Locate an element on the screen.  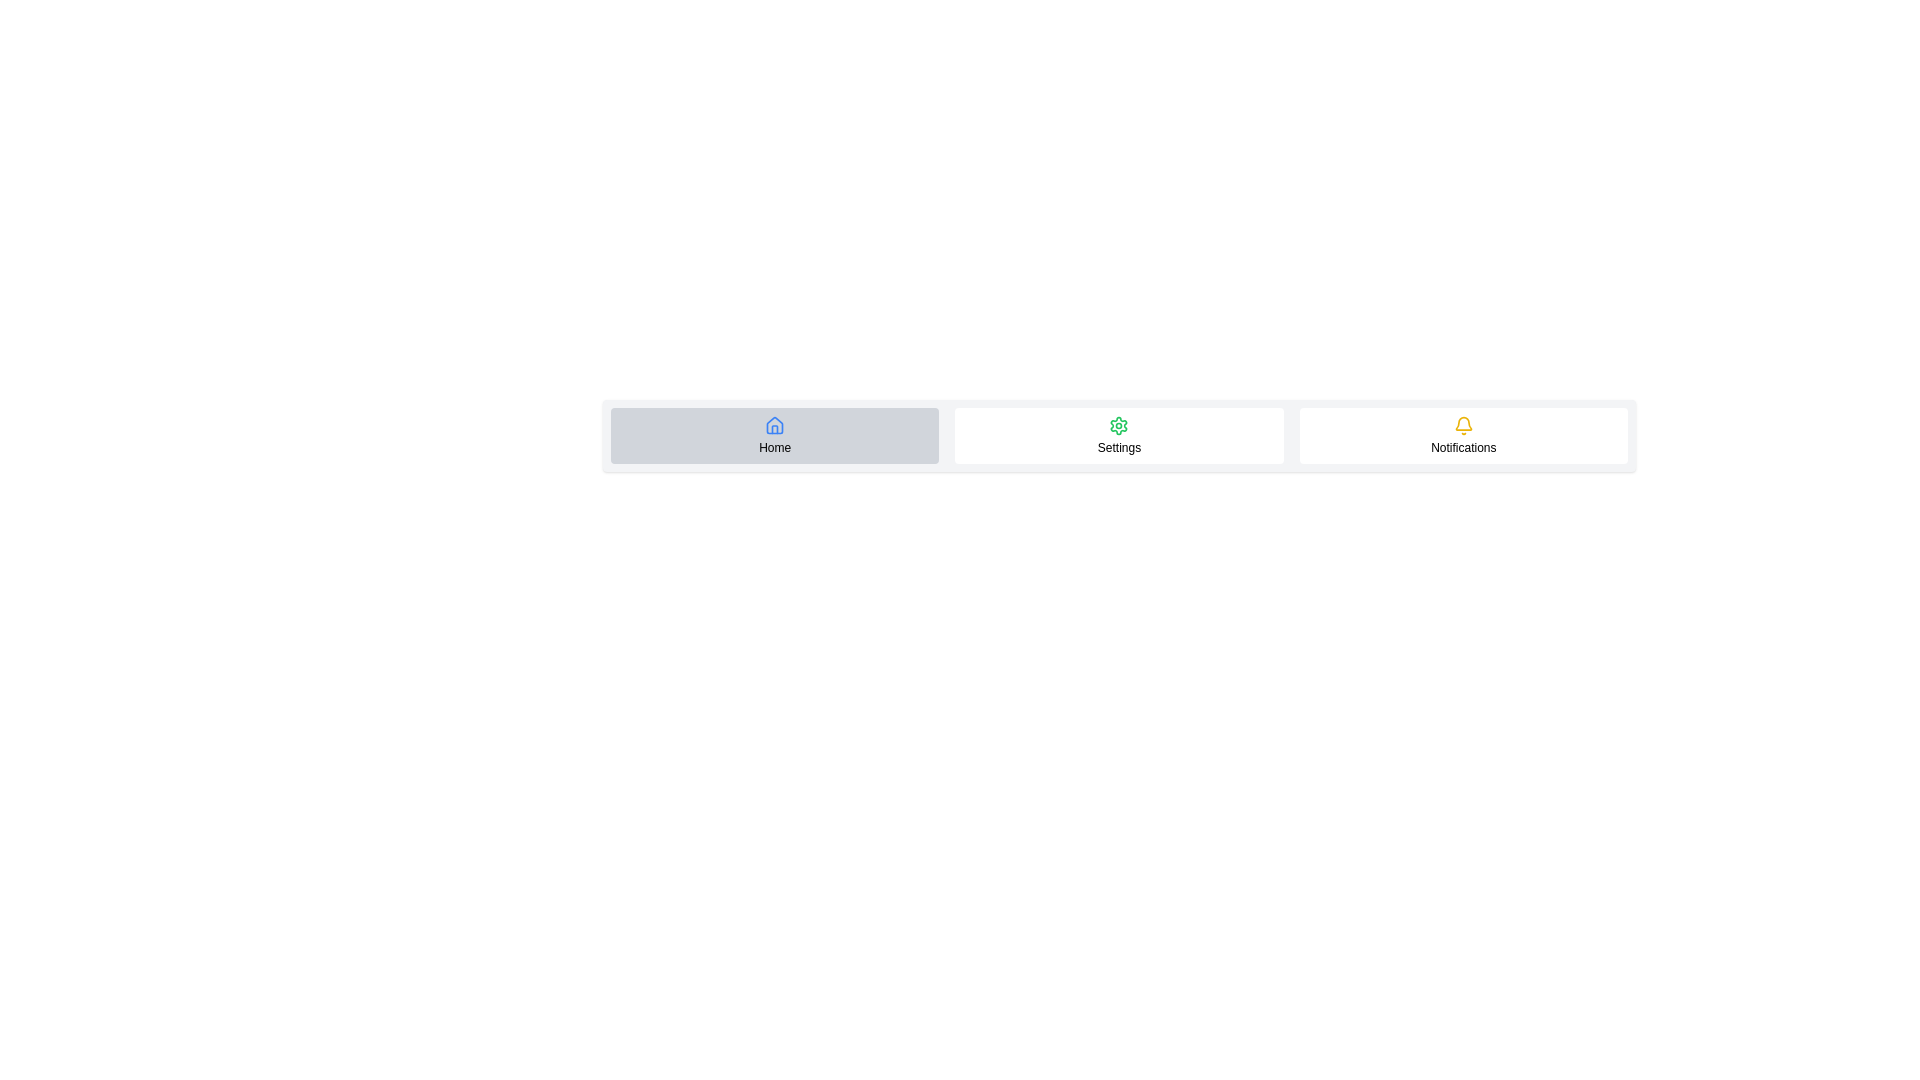
the rectangular button labeled 'Home' with a blue house icon, located in the top center navigation bar is located at coordinates (774, 434).